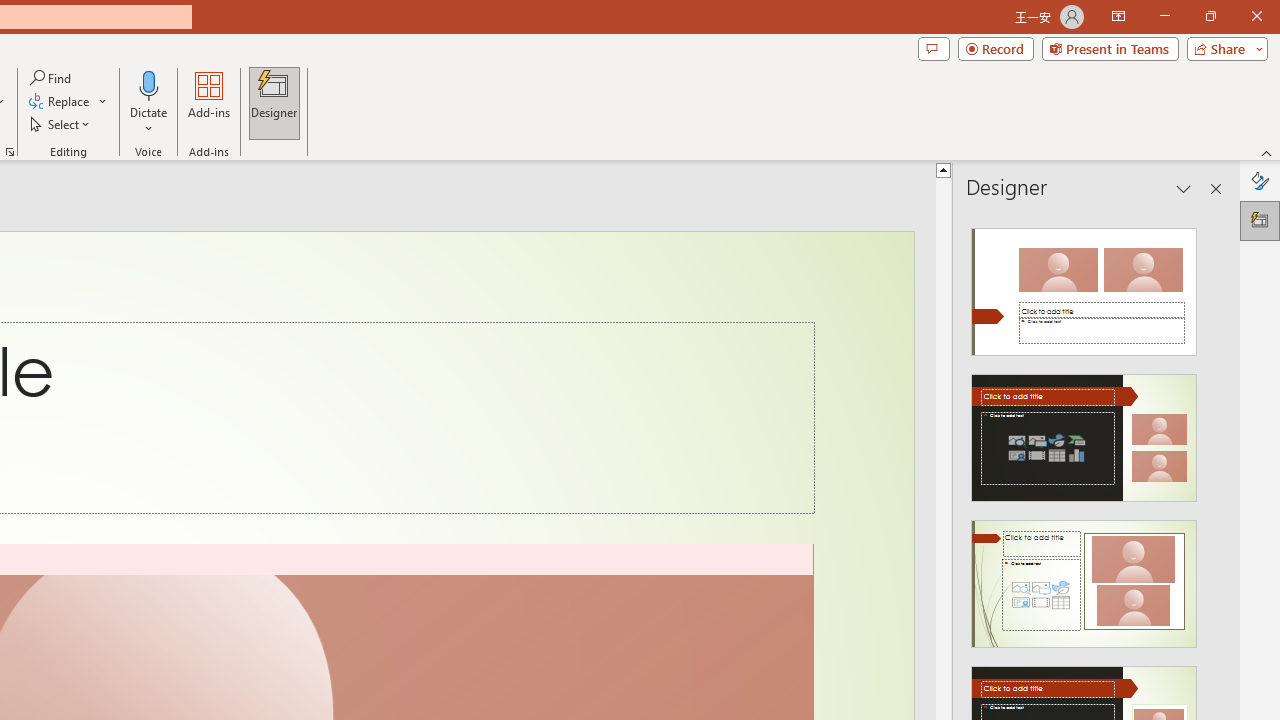 The width and height of the screenshot is (1280, 720). I want to click on 'Dictate', so click(148, 103).